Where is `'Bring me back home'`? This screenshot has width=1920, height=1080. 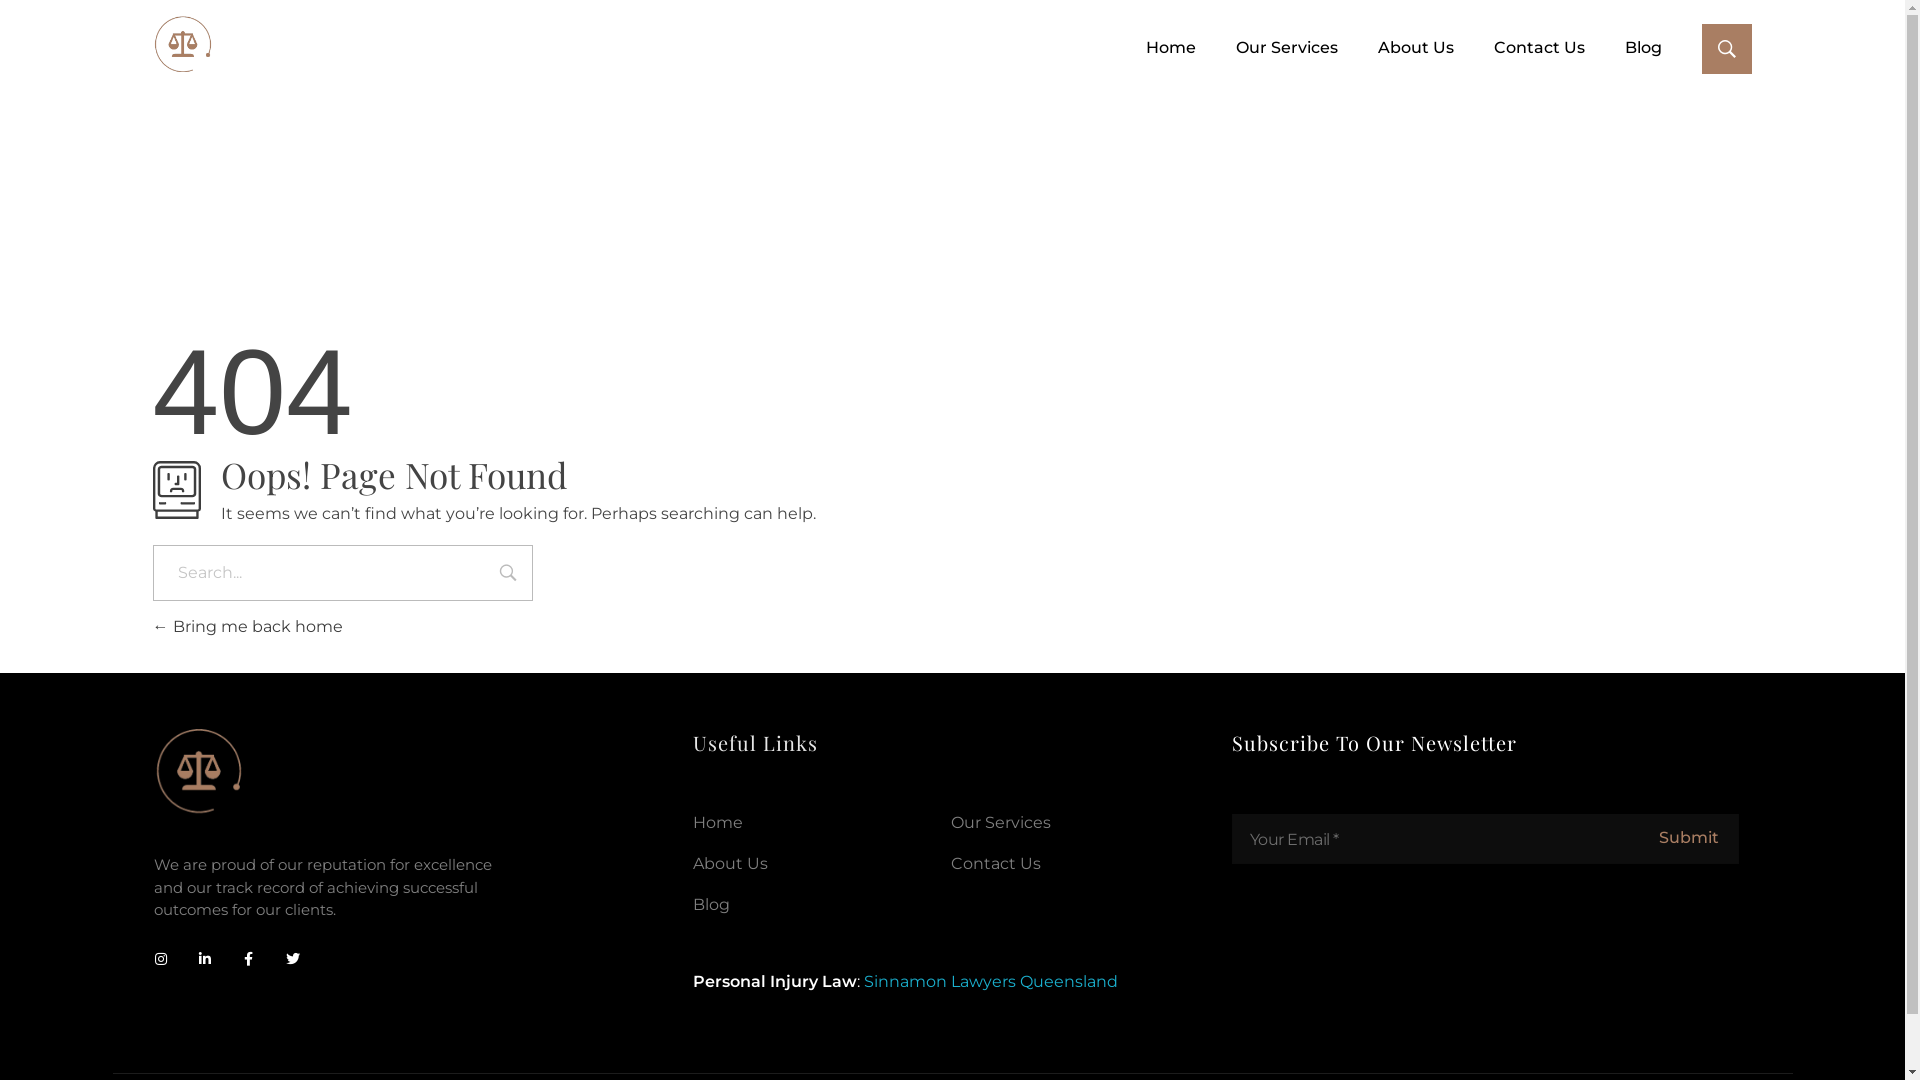 'Bring me back home' is located at coordinates (245, 625).